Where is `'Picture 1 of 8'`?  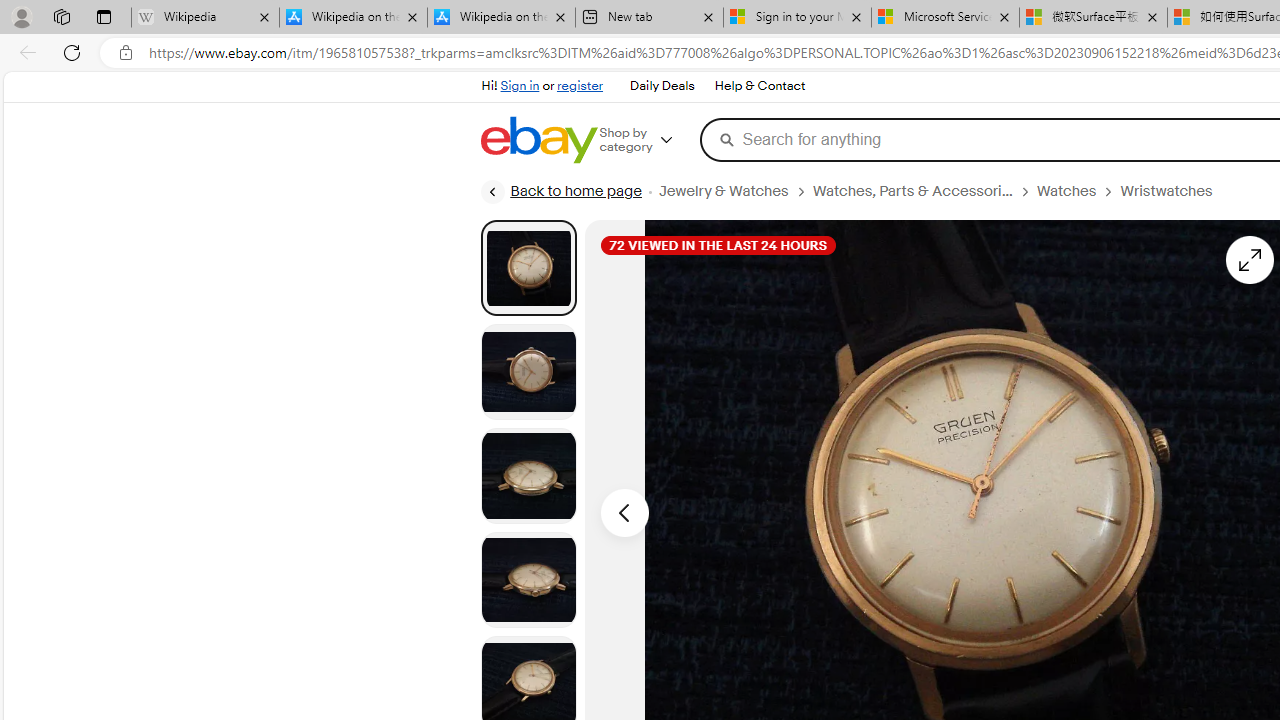
'Picture 1 of 8' is located at coordinates (528, 267).